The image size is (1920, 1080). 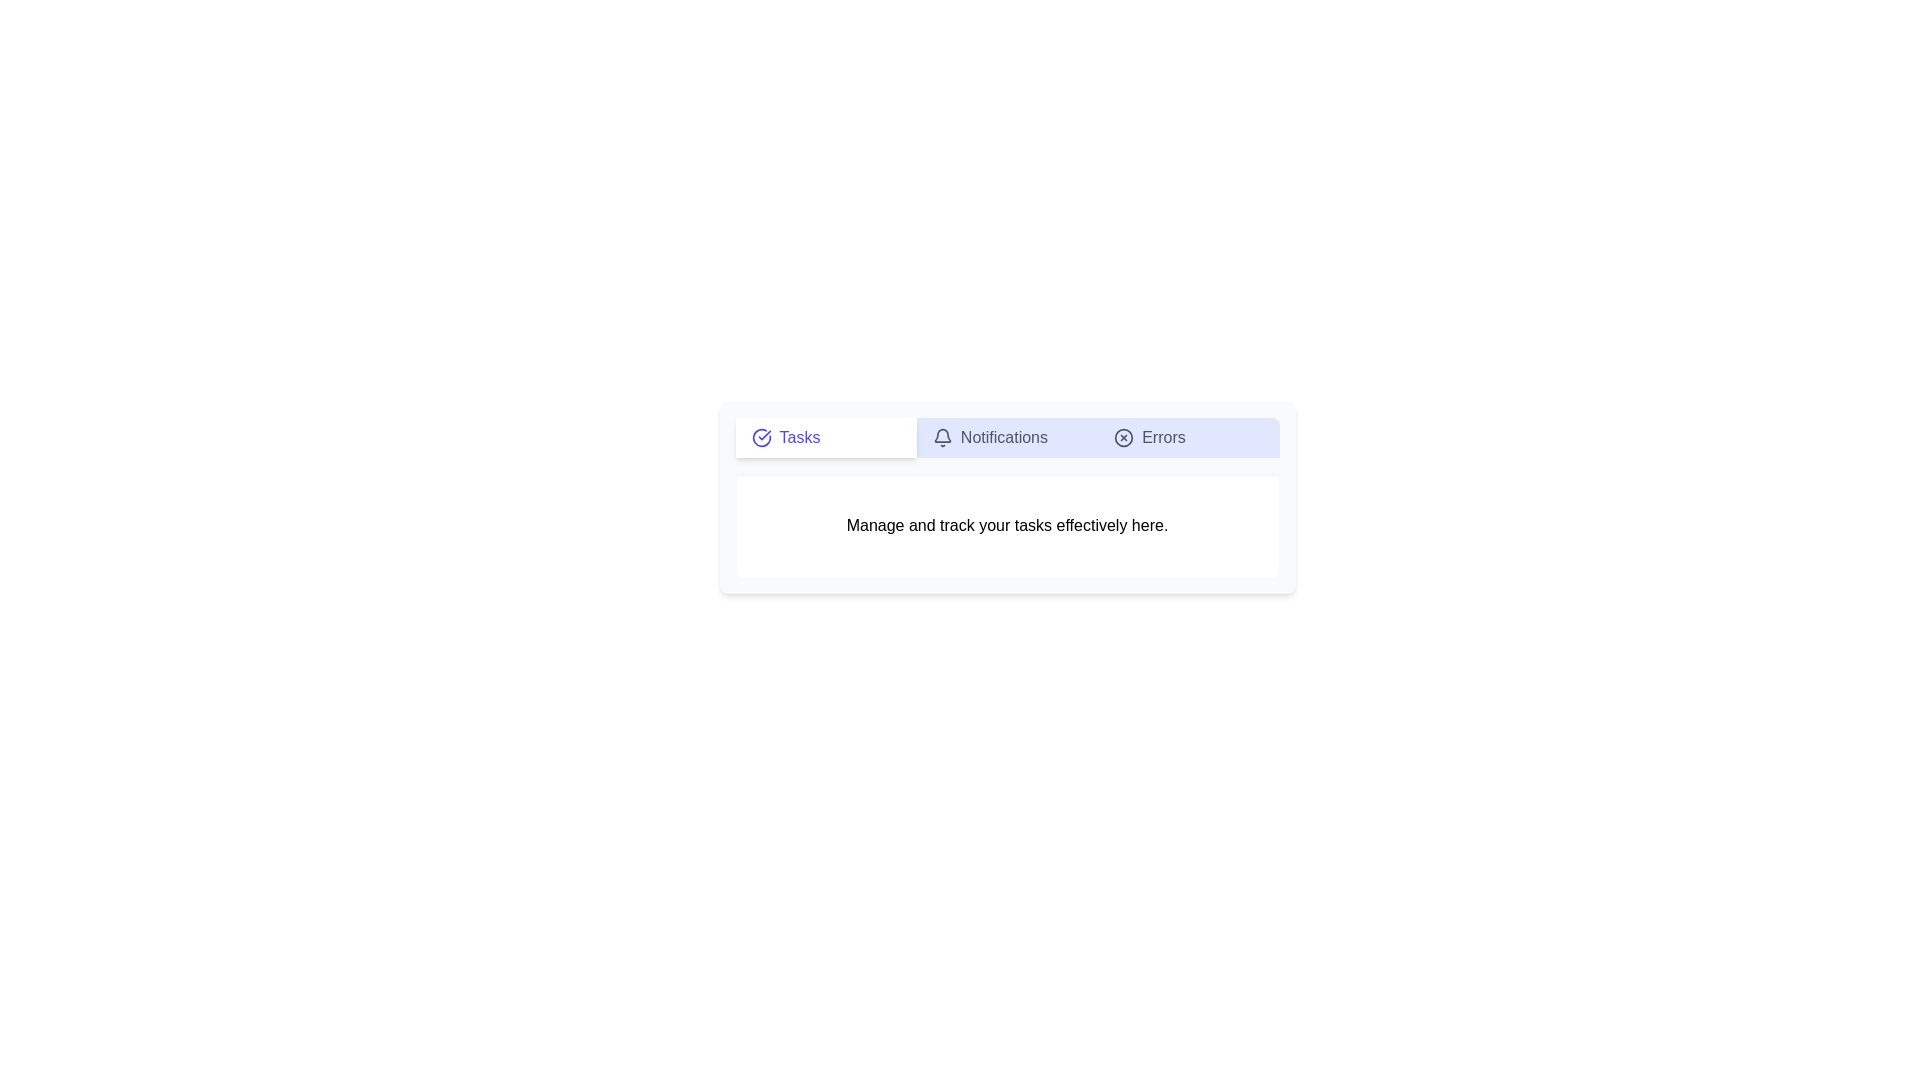 I want to click on the Errors tab by clicking on its button, so click(x=1189, y=437).